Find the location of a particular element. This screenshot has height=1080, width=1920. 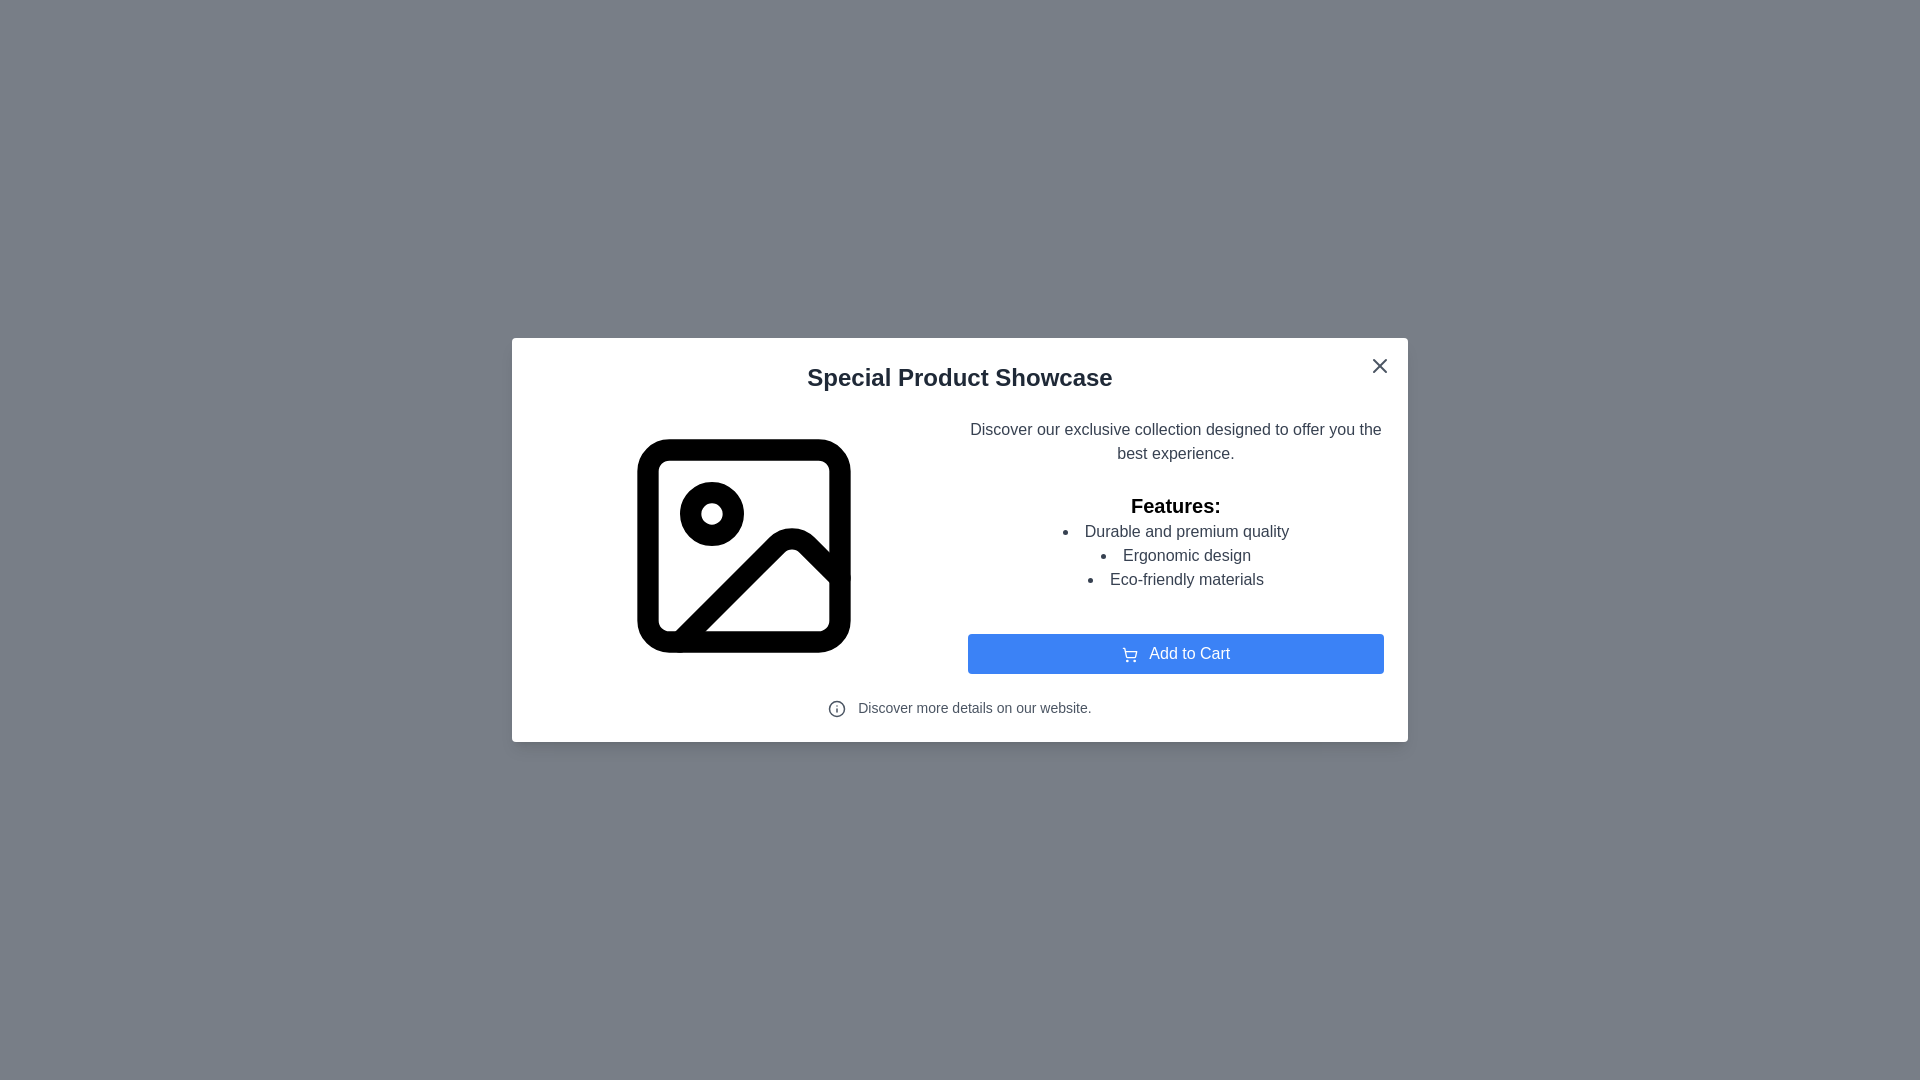

text contents of the 'Features:' section, which includes a bulleted list with descriptions such as 'Durable and premium quality,' 'Ergonomic design,' and 'Eco-friendly materials.' This section is located in the right half of the modal, below the description text and above the 'Add to Cart' button is located at coordinates (1176, 541).